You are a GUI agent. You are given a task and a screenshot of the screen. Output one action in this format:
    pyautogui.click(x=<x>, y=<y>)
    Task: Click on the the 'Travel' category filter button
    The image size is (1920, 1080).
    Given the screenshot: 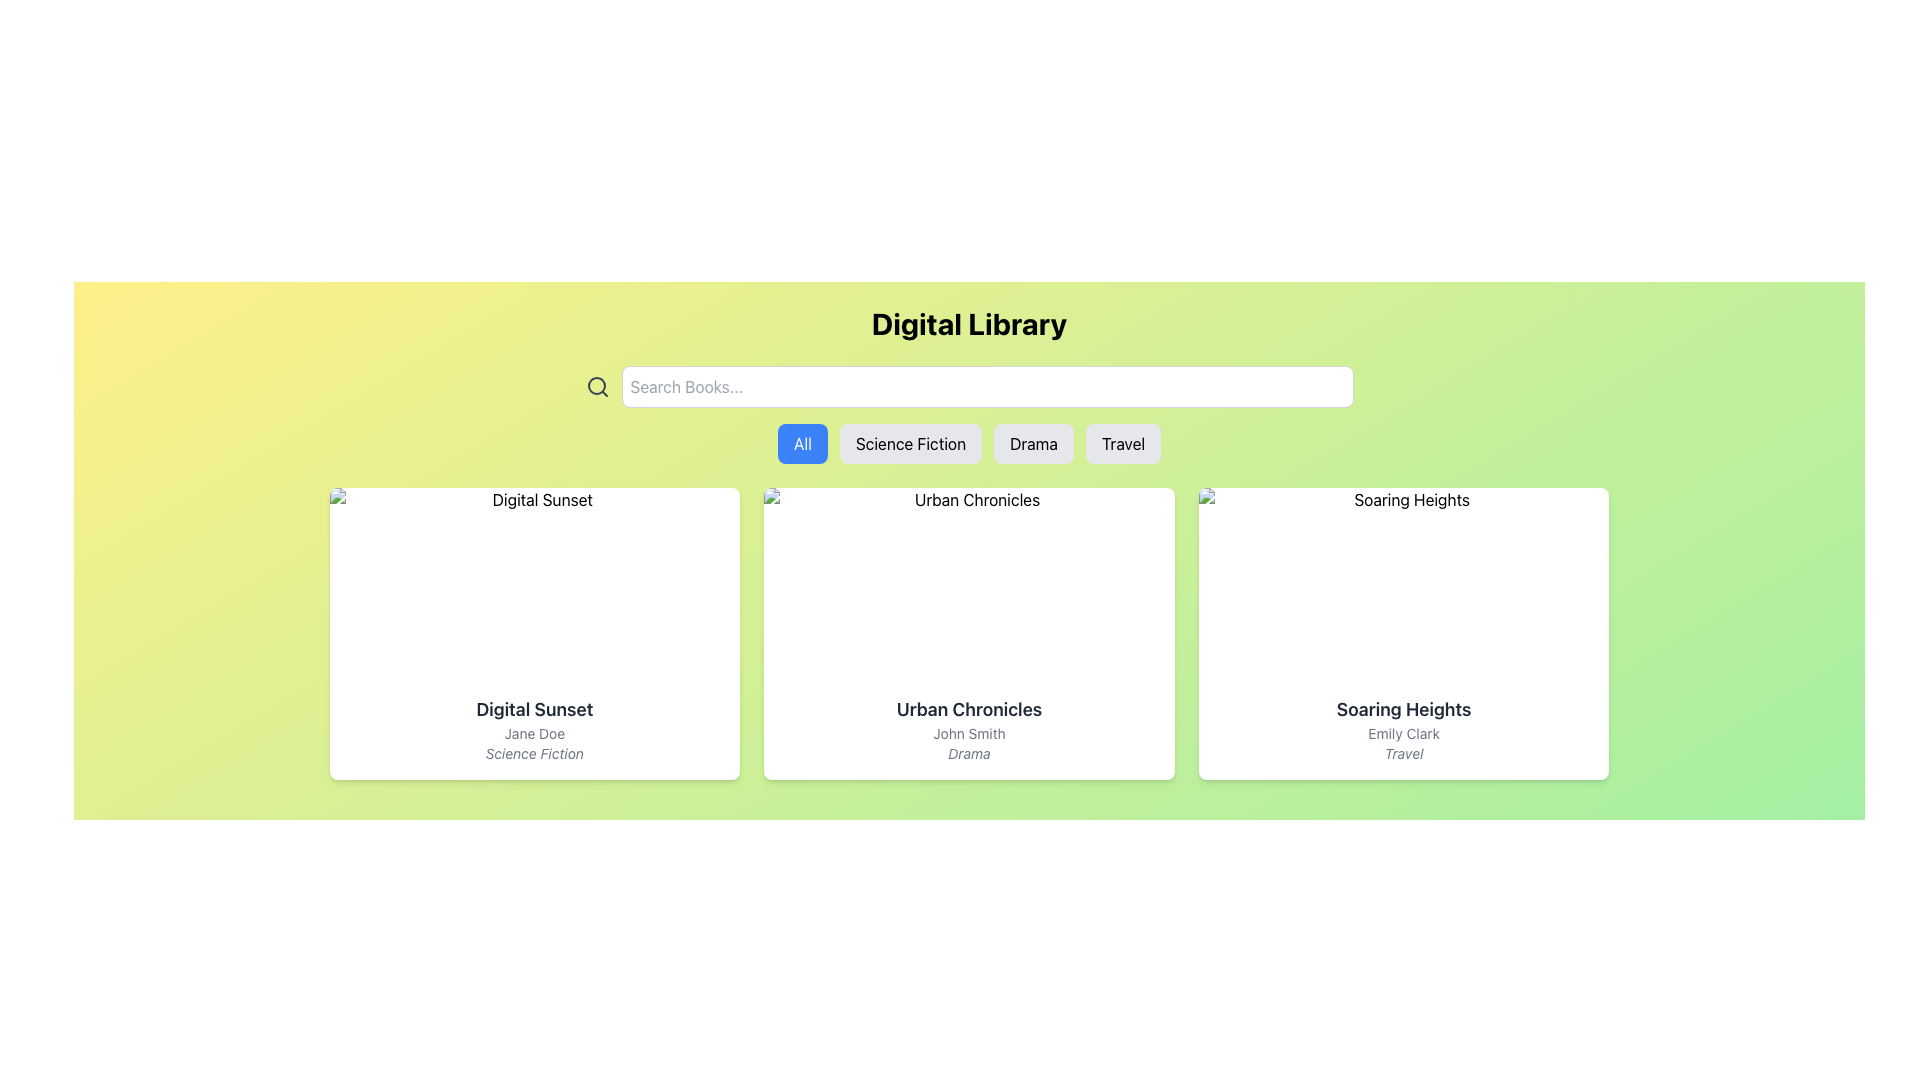 What is the action you would take?
    pyautogui.click(x=1123, y=442)
    